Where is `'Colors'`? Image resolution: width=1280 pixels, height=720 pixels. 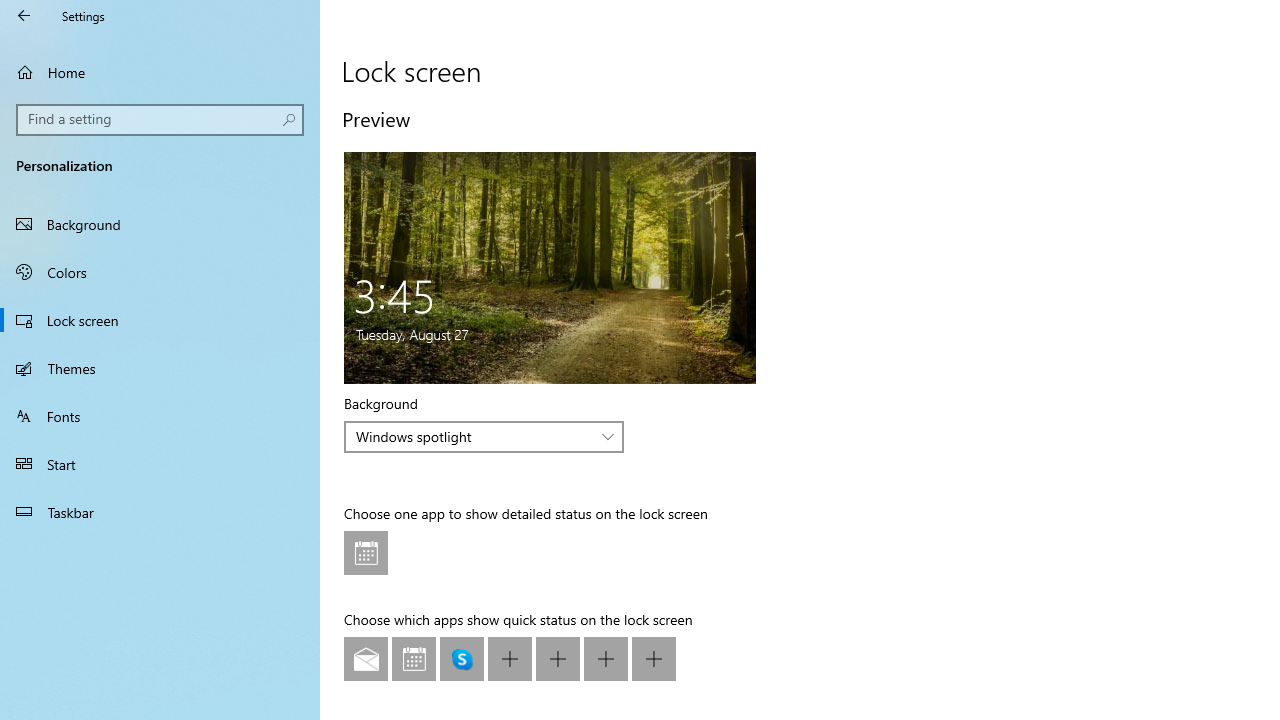 'Colors' is located at coordinates (160, 271).